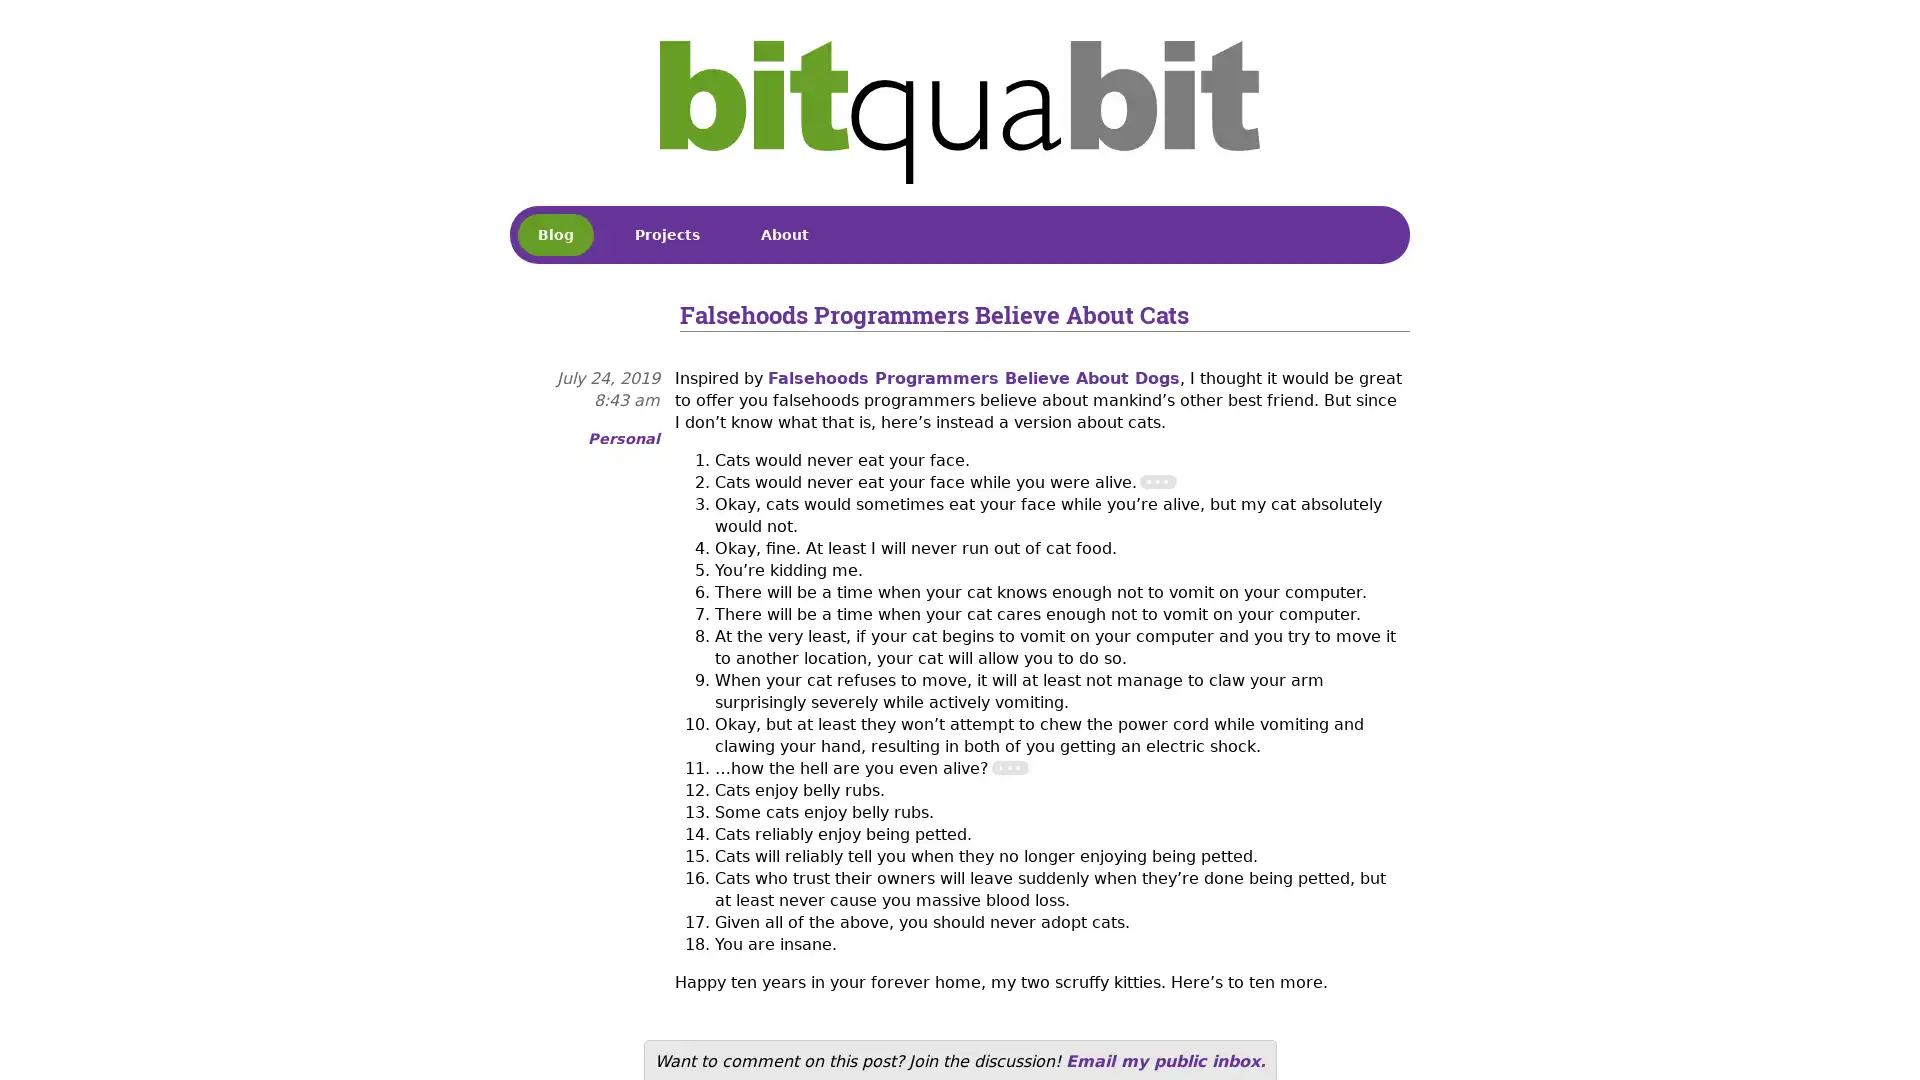  I want to click on Footnote 2, so click(1009, 766).